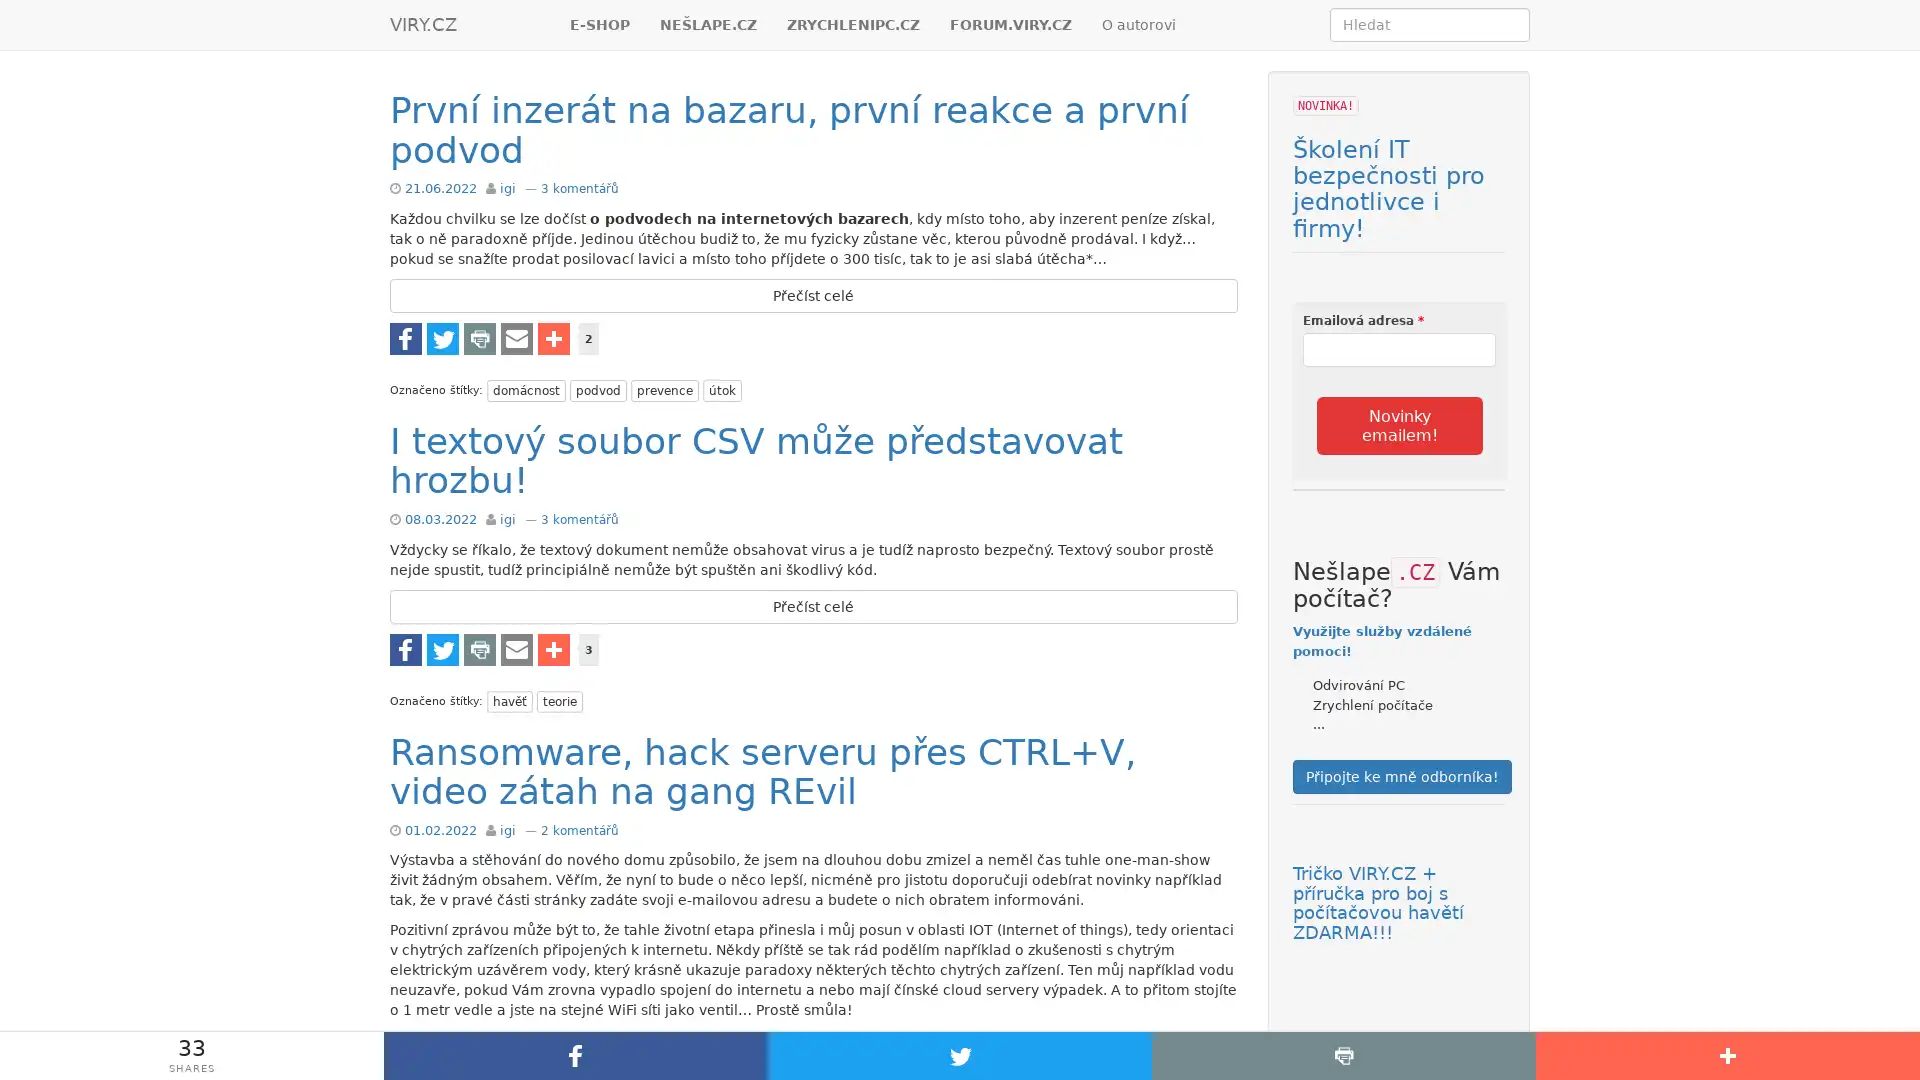 The height and width of the screenshot is (1080, 1920). I want to click on Pripojte ke mne odbornika!, so click(1400, 774).